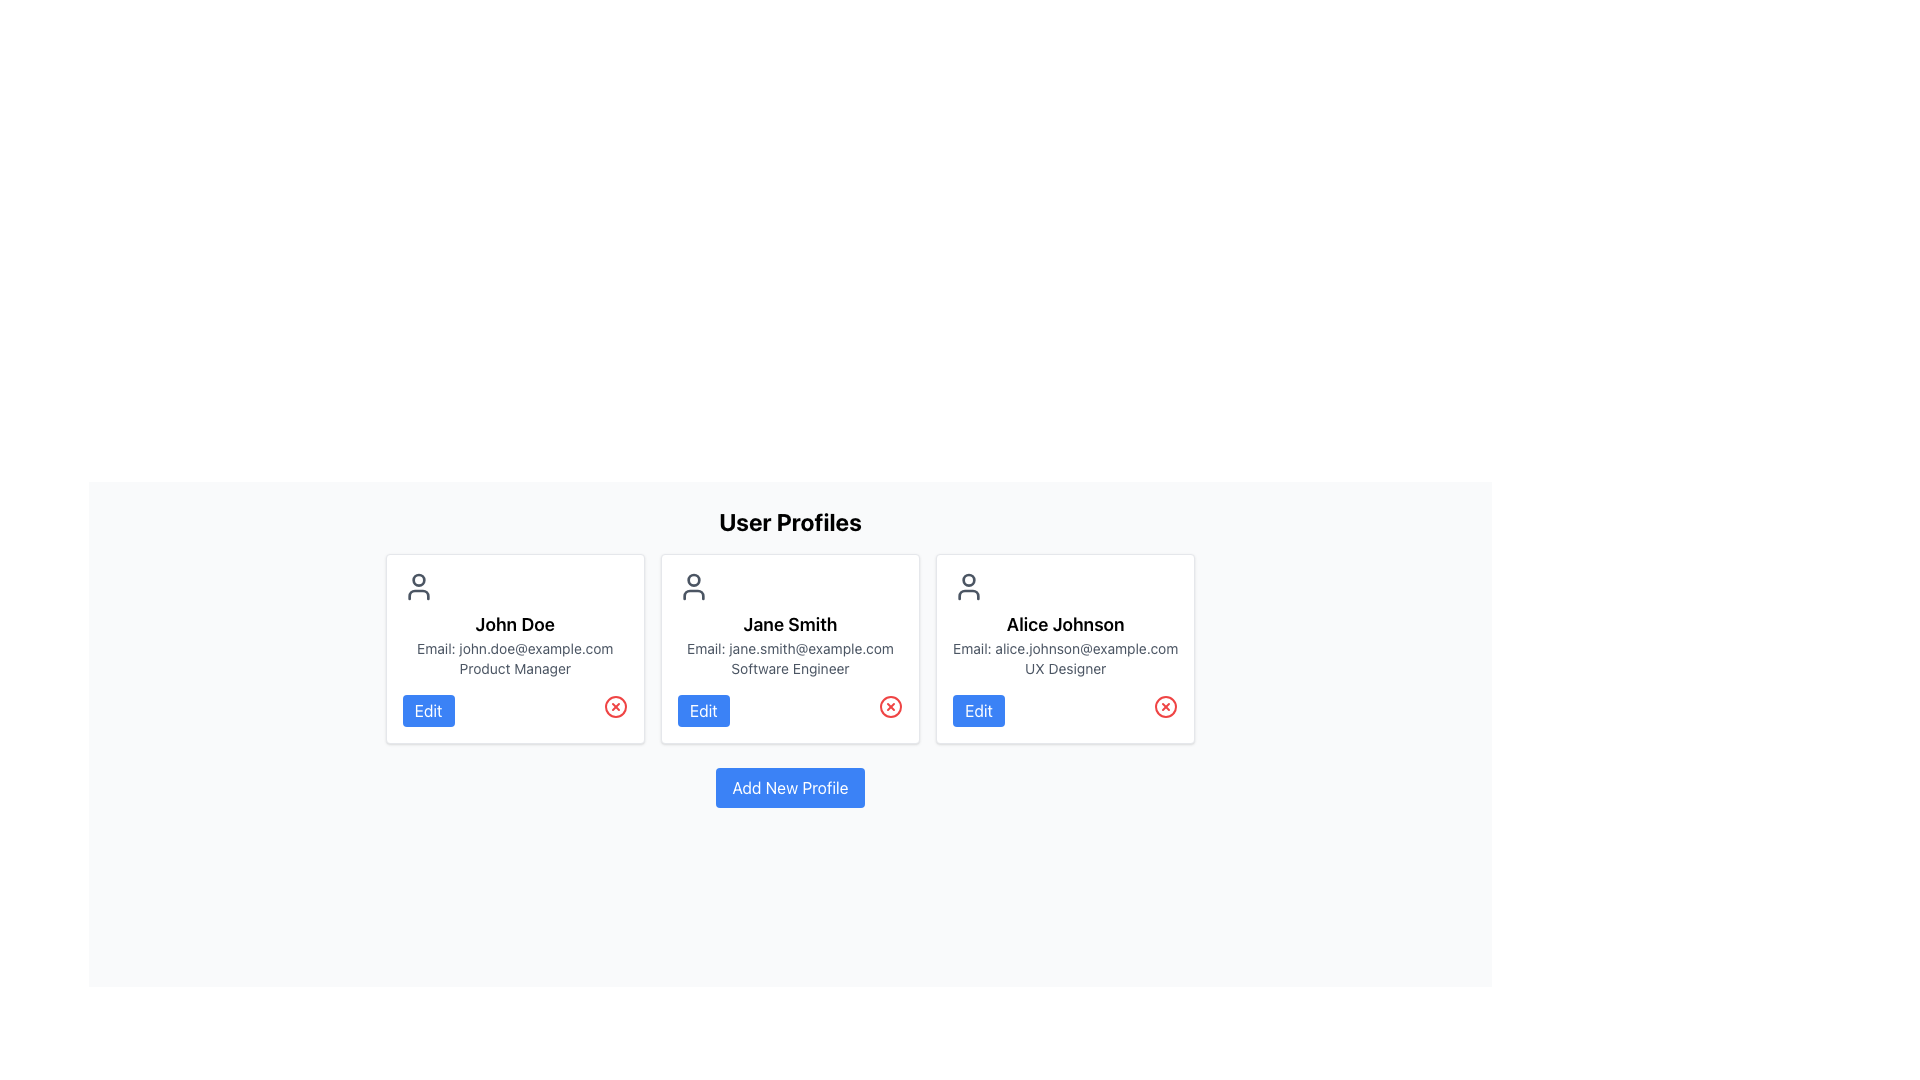 This screenshot has height=1080, width=1920. I want to click on the blue button with rounded corners labeled 'Edit' located under the name 'Alice Johnson' in the 'User Profiles' section, so click(979, 709).